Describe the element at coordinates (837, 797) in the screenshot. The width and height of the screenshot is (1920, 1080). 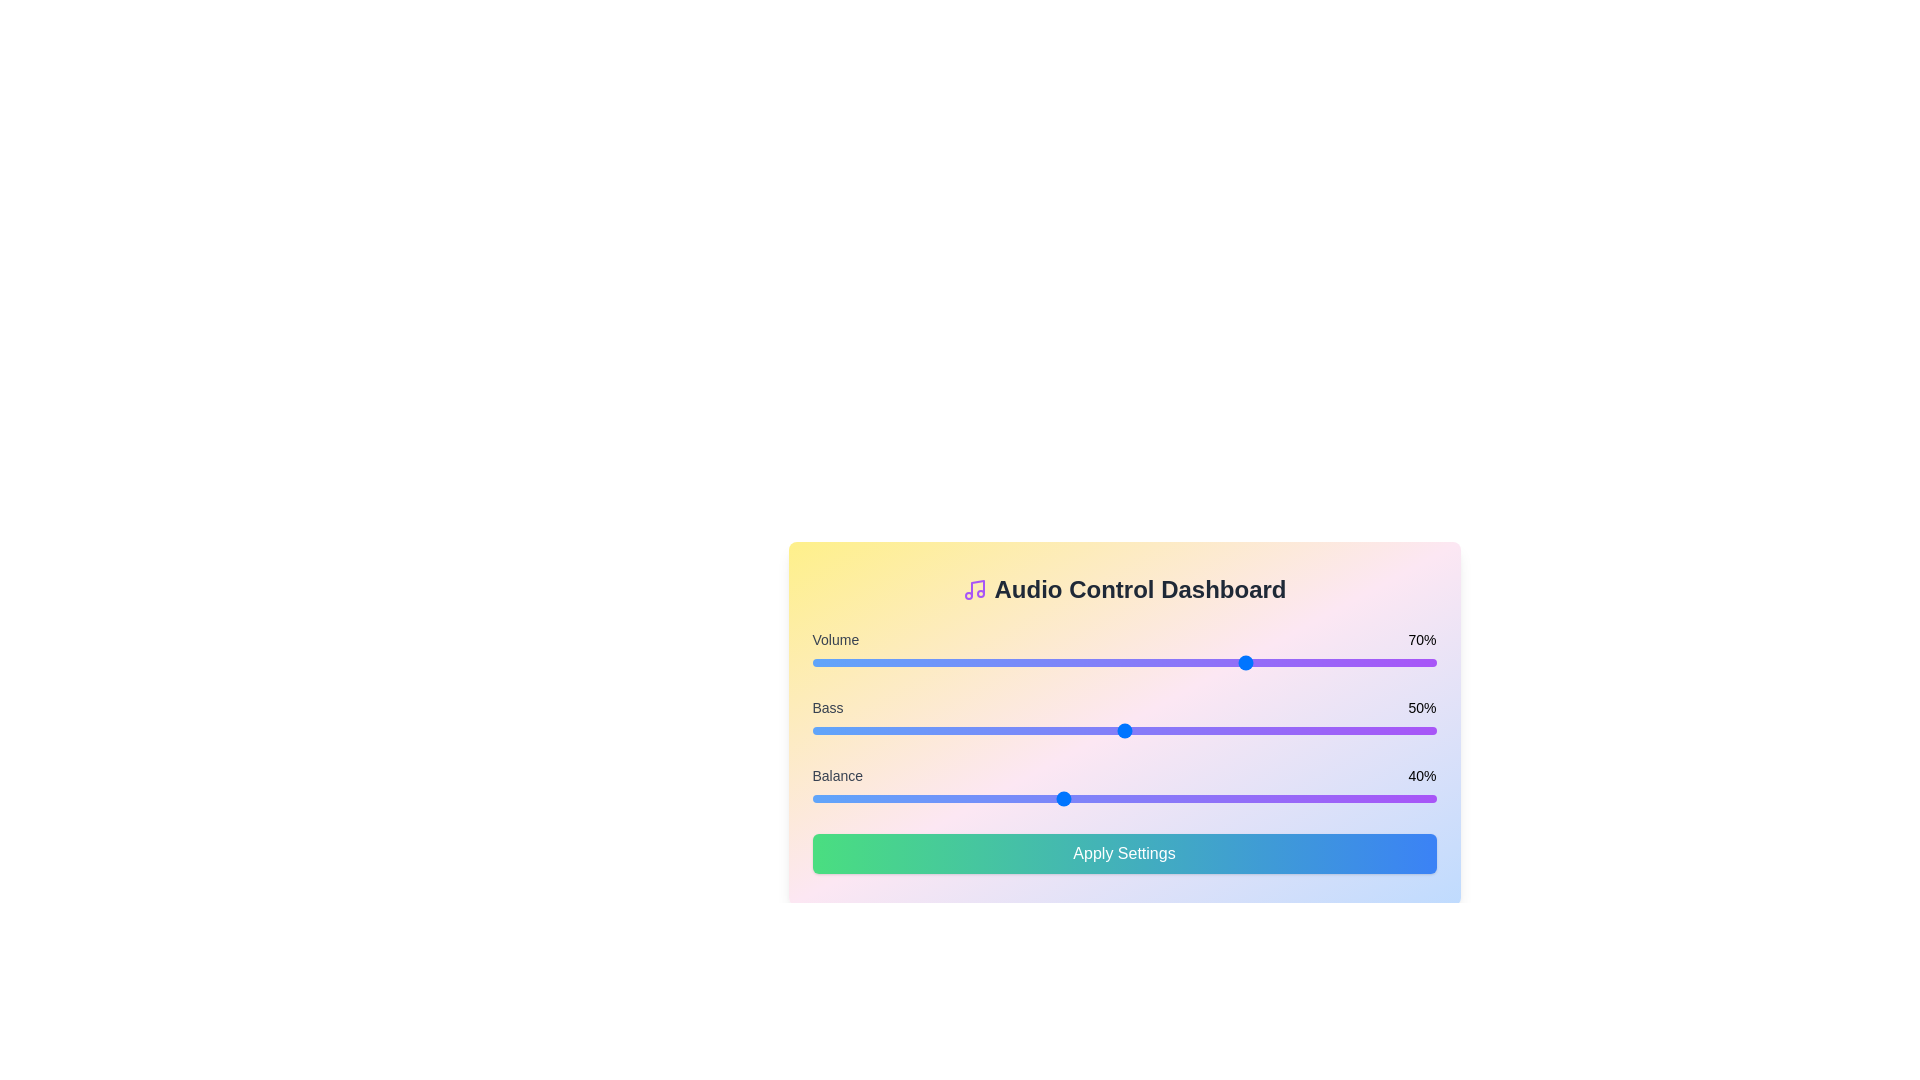
I see `balance` at that location.